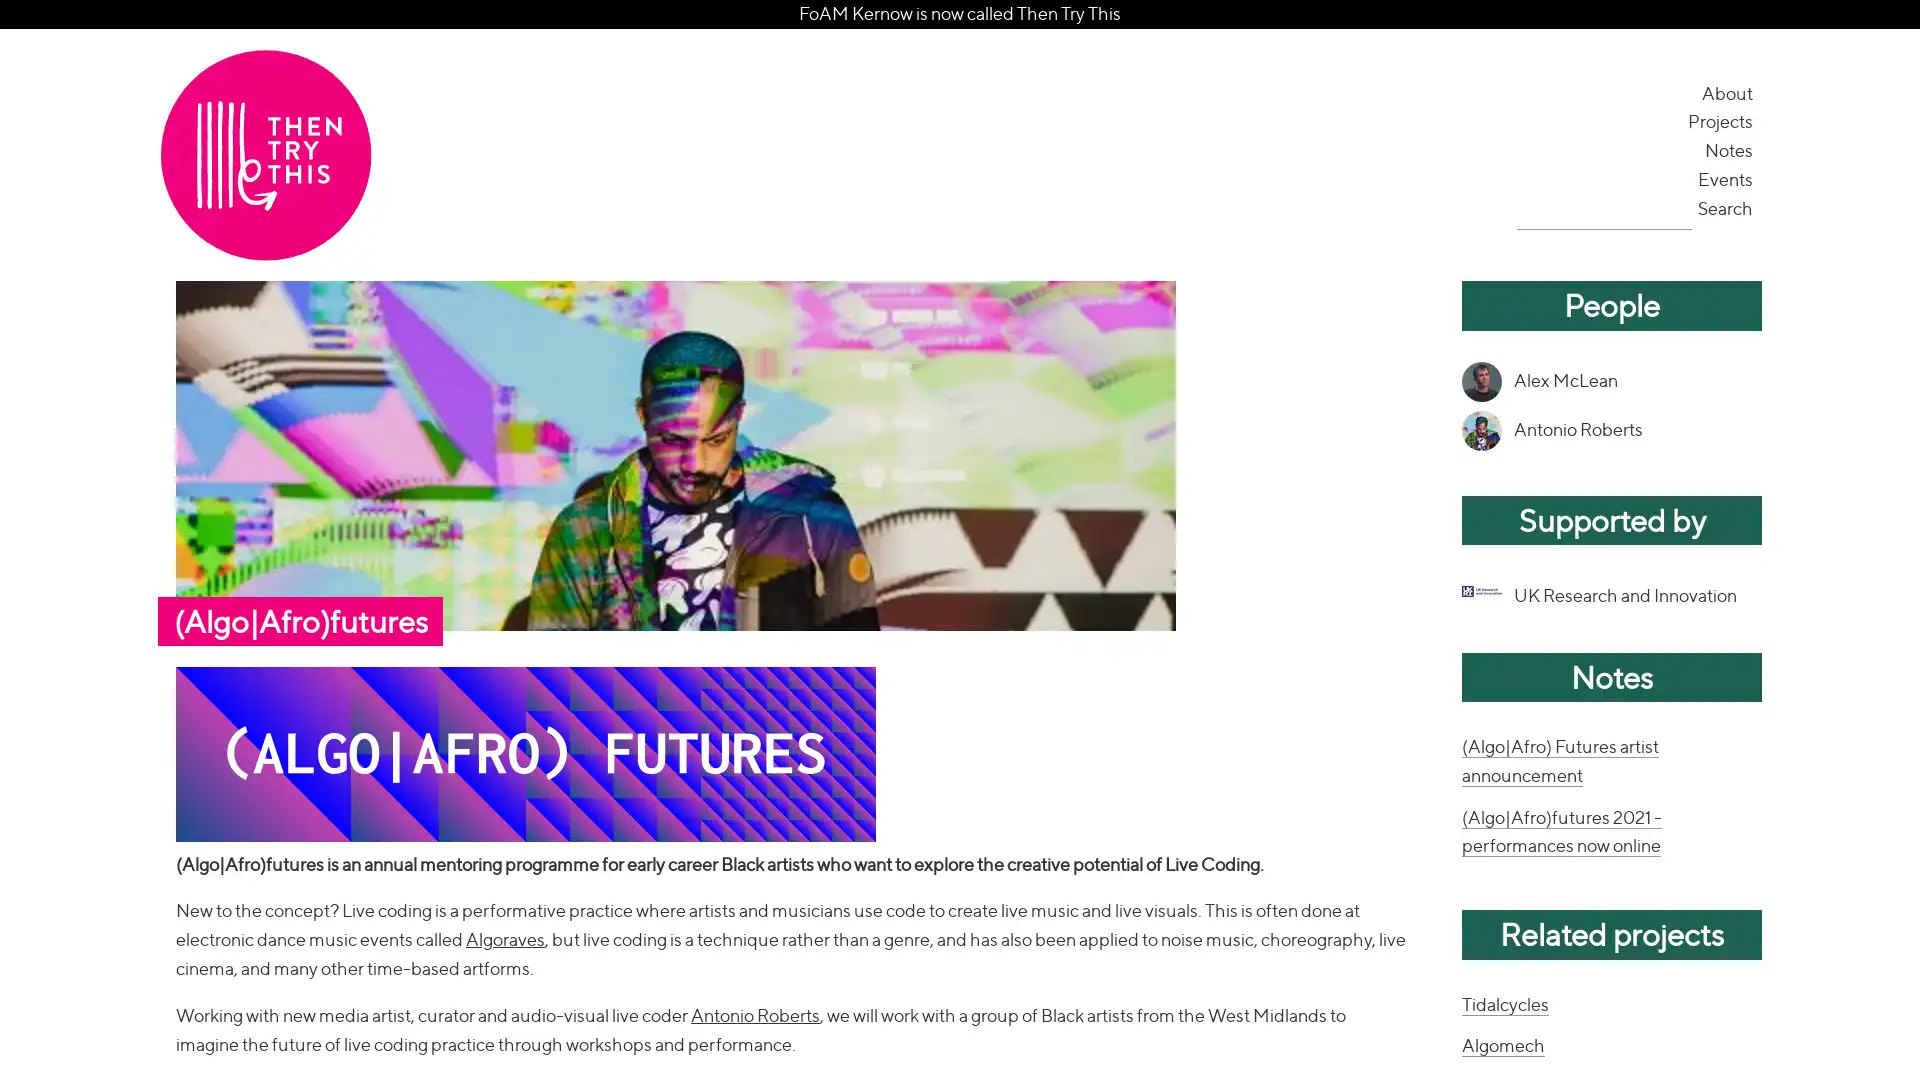 The width and height of the screenshot is (1920, 1080). What do you see at coordinates (1726, 207) in the screenshot?
I see `Search` at bounding box center [1726, 207].